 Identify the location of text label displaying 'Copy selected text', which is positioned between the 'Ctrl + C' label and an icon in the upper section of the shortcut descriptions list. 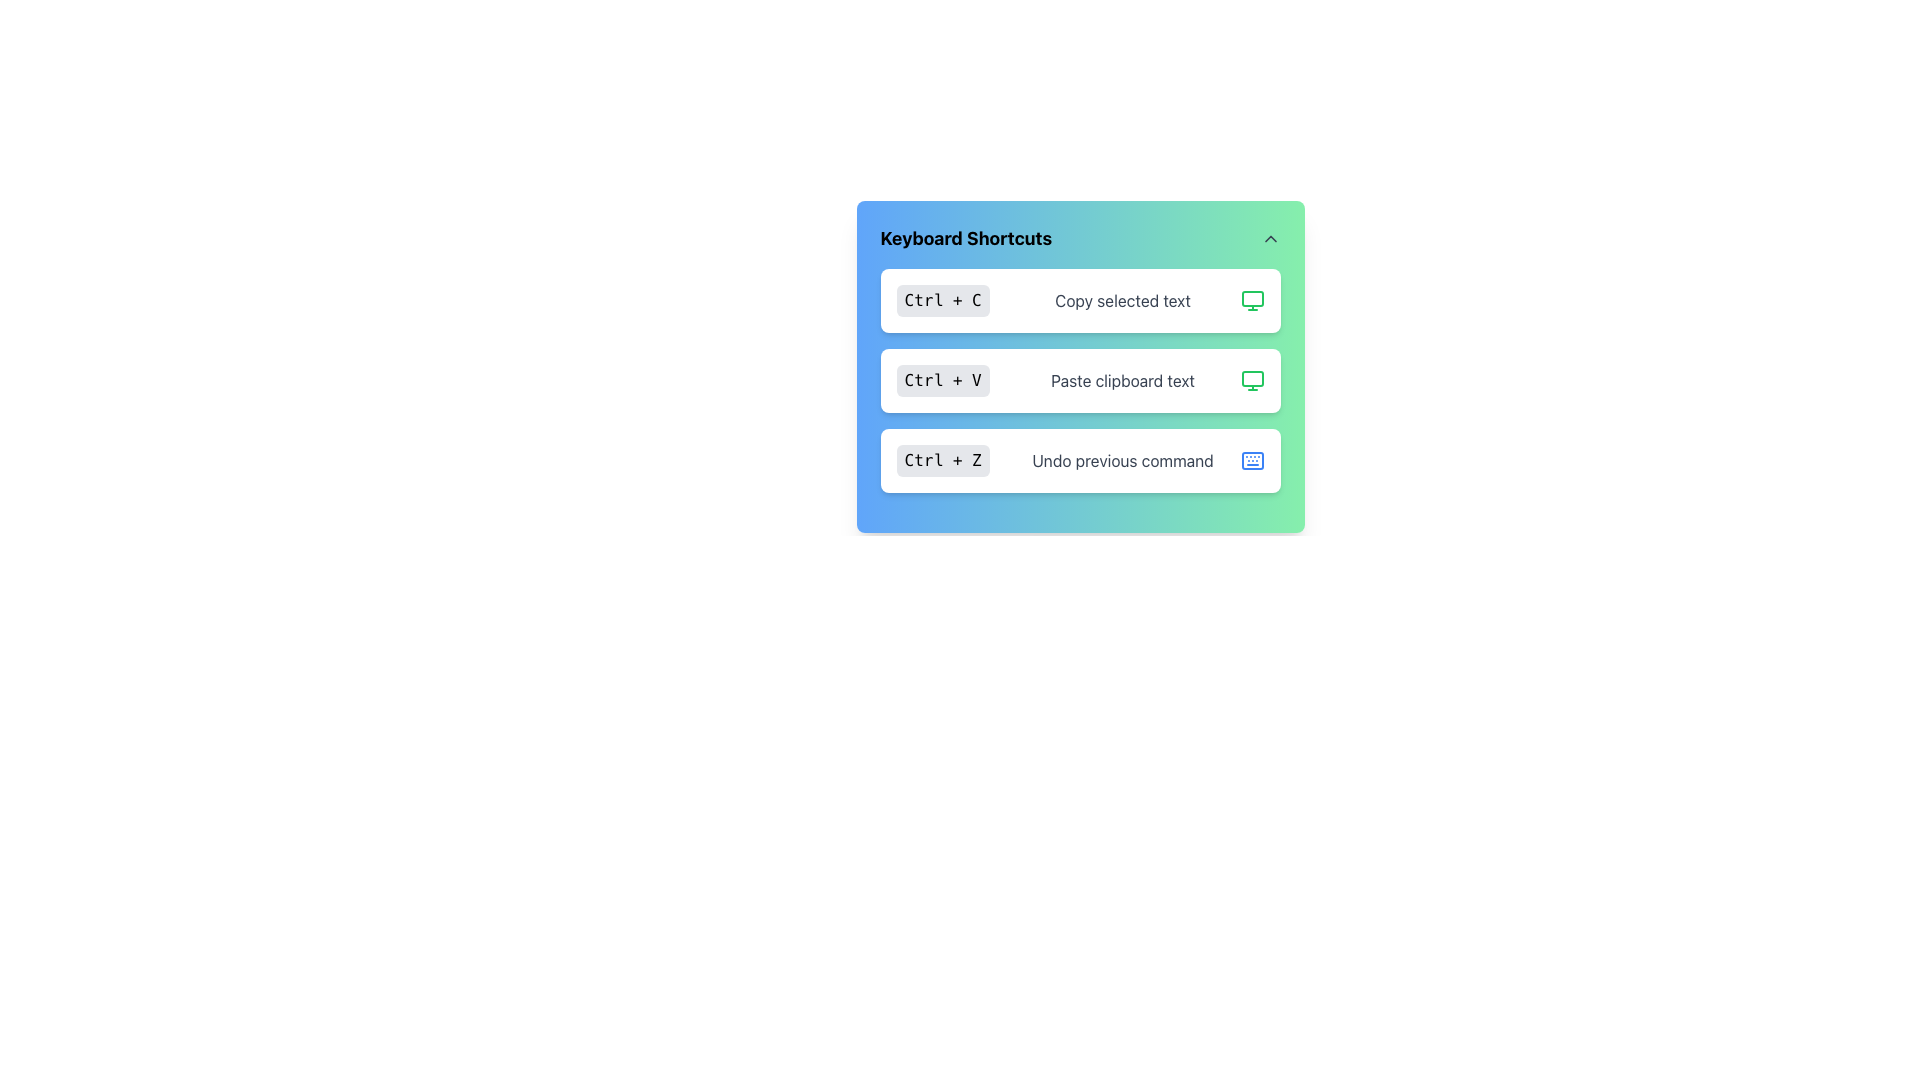
(1123, 300).